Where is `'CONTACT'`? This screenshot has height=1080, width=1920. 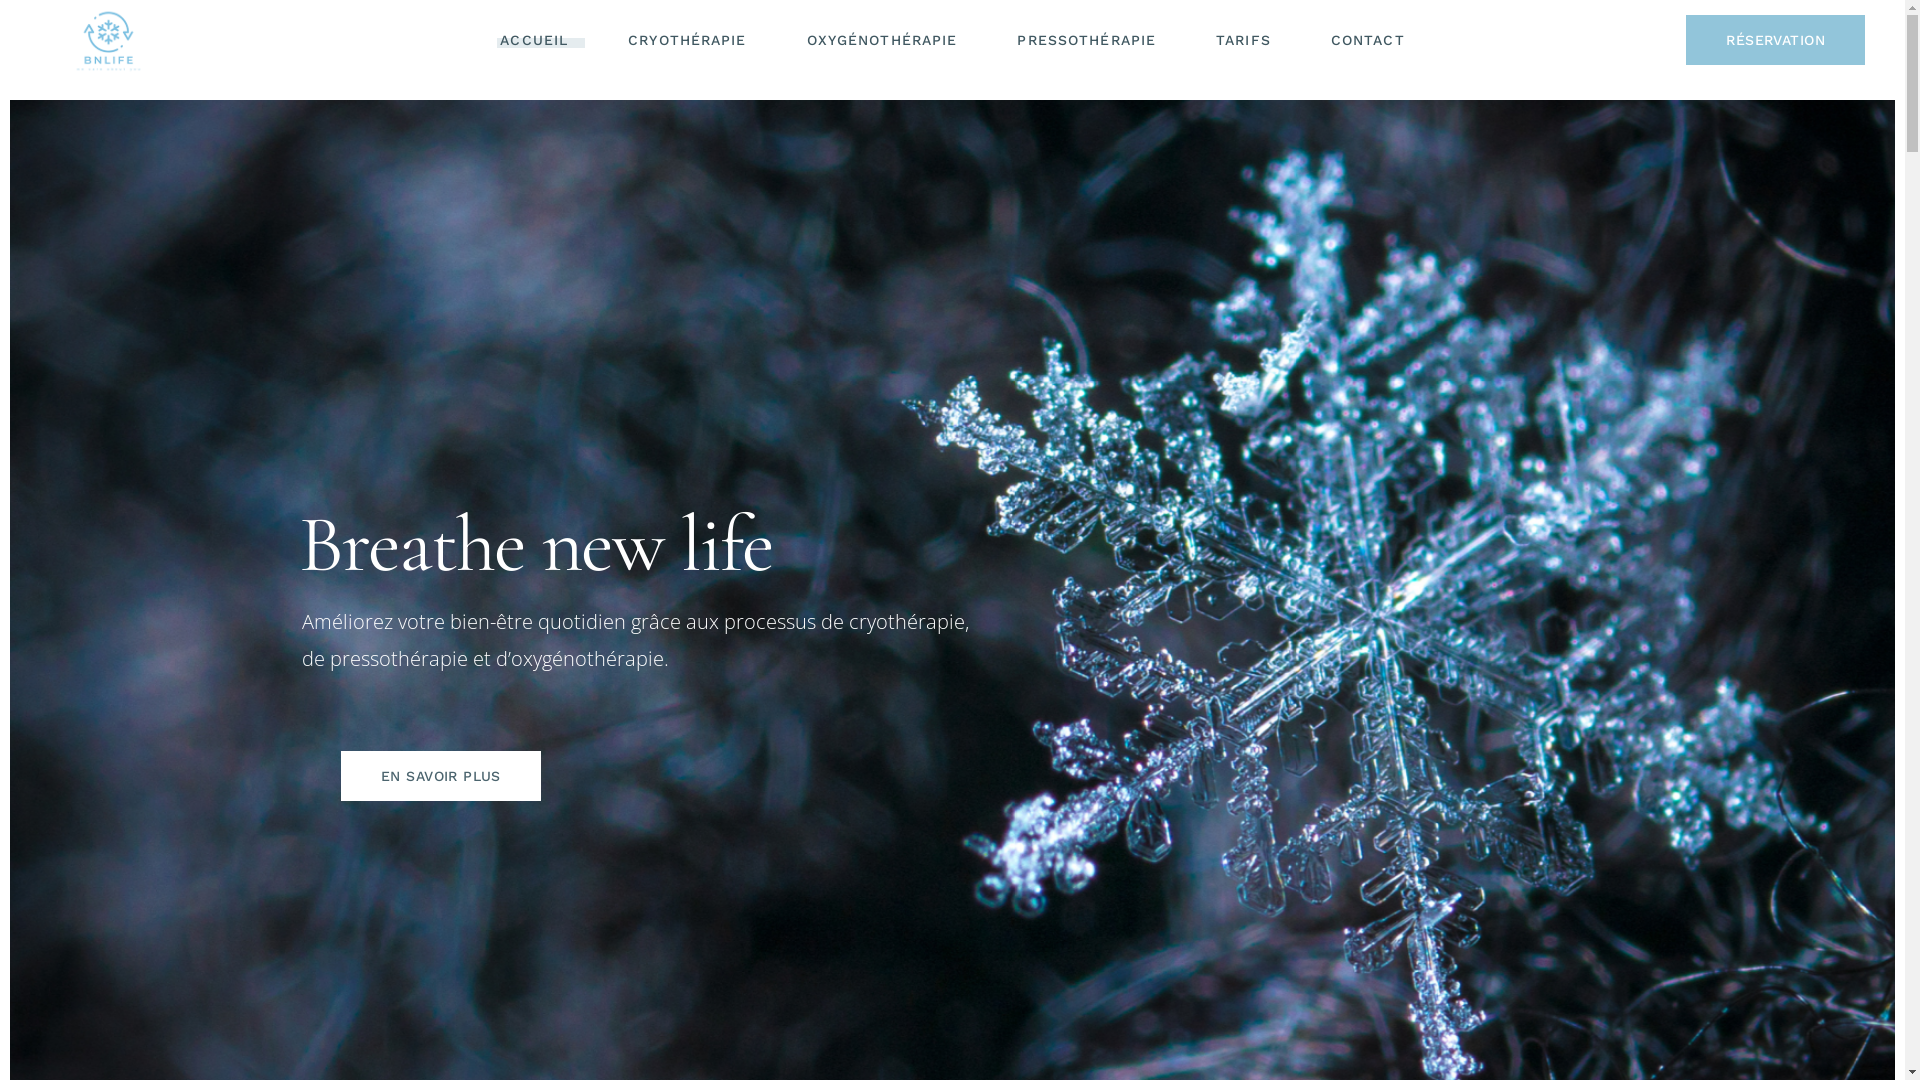
'CONTACT' is located at coordinates (1367, 39).